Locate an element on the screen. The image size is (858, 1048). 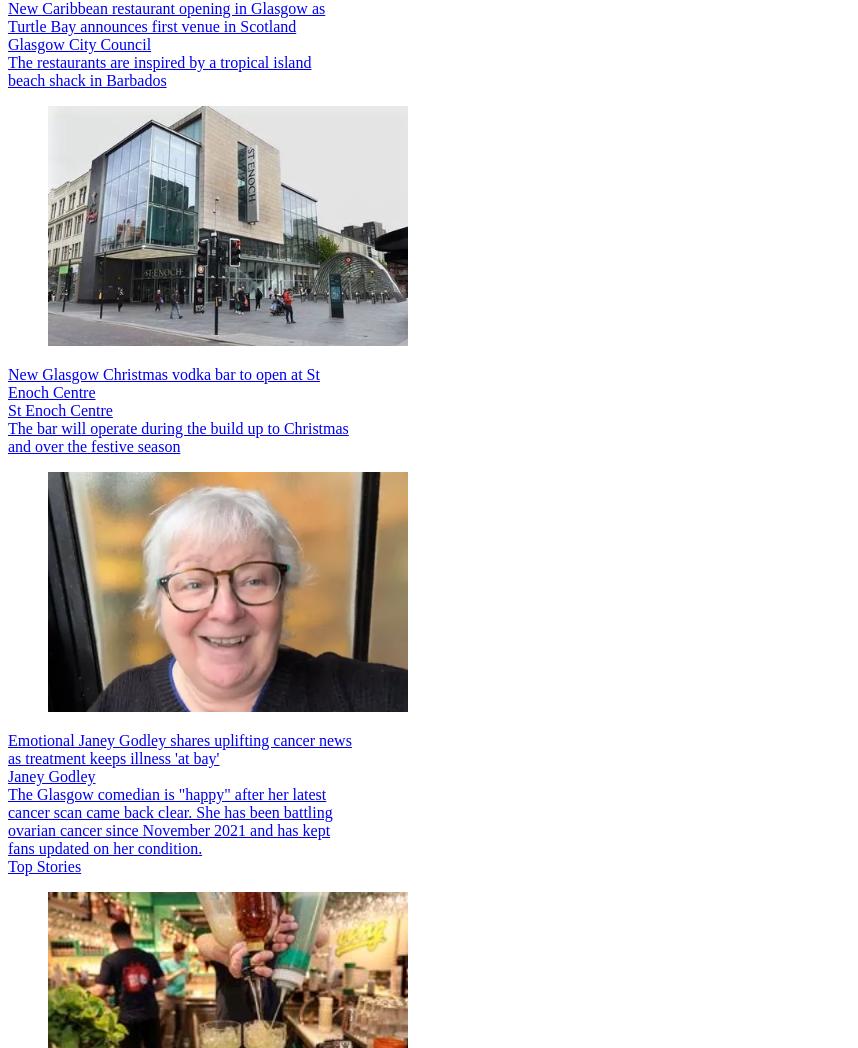
'The bar will operate during the build up to Christmas and over the festive season' is located at coordinates (7, 436).